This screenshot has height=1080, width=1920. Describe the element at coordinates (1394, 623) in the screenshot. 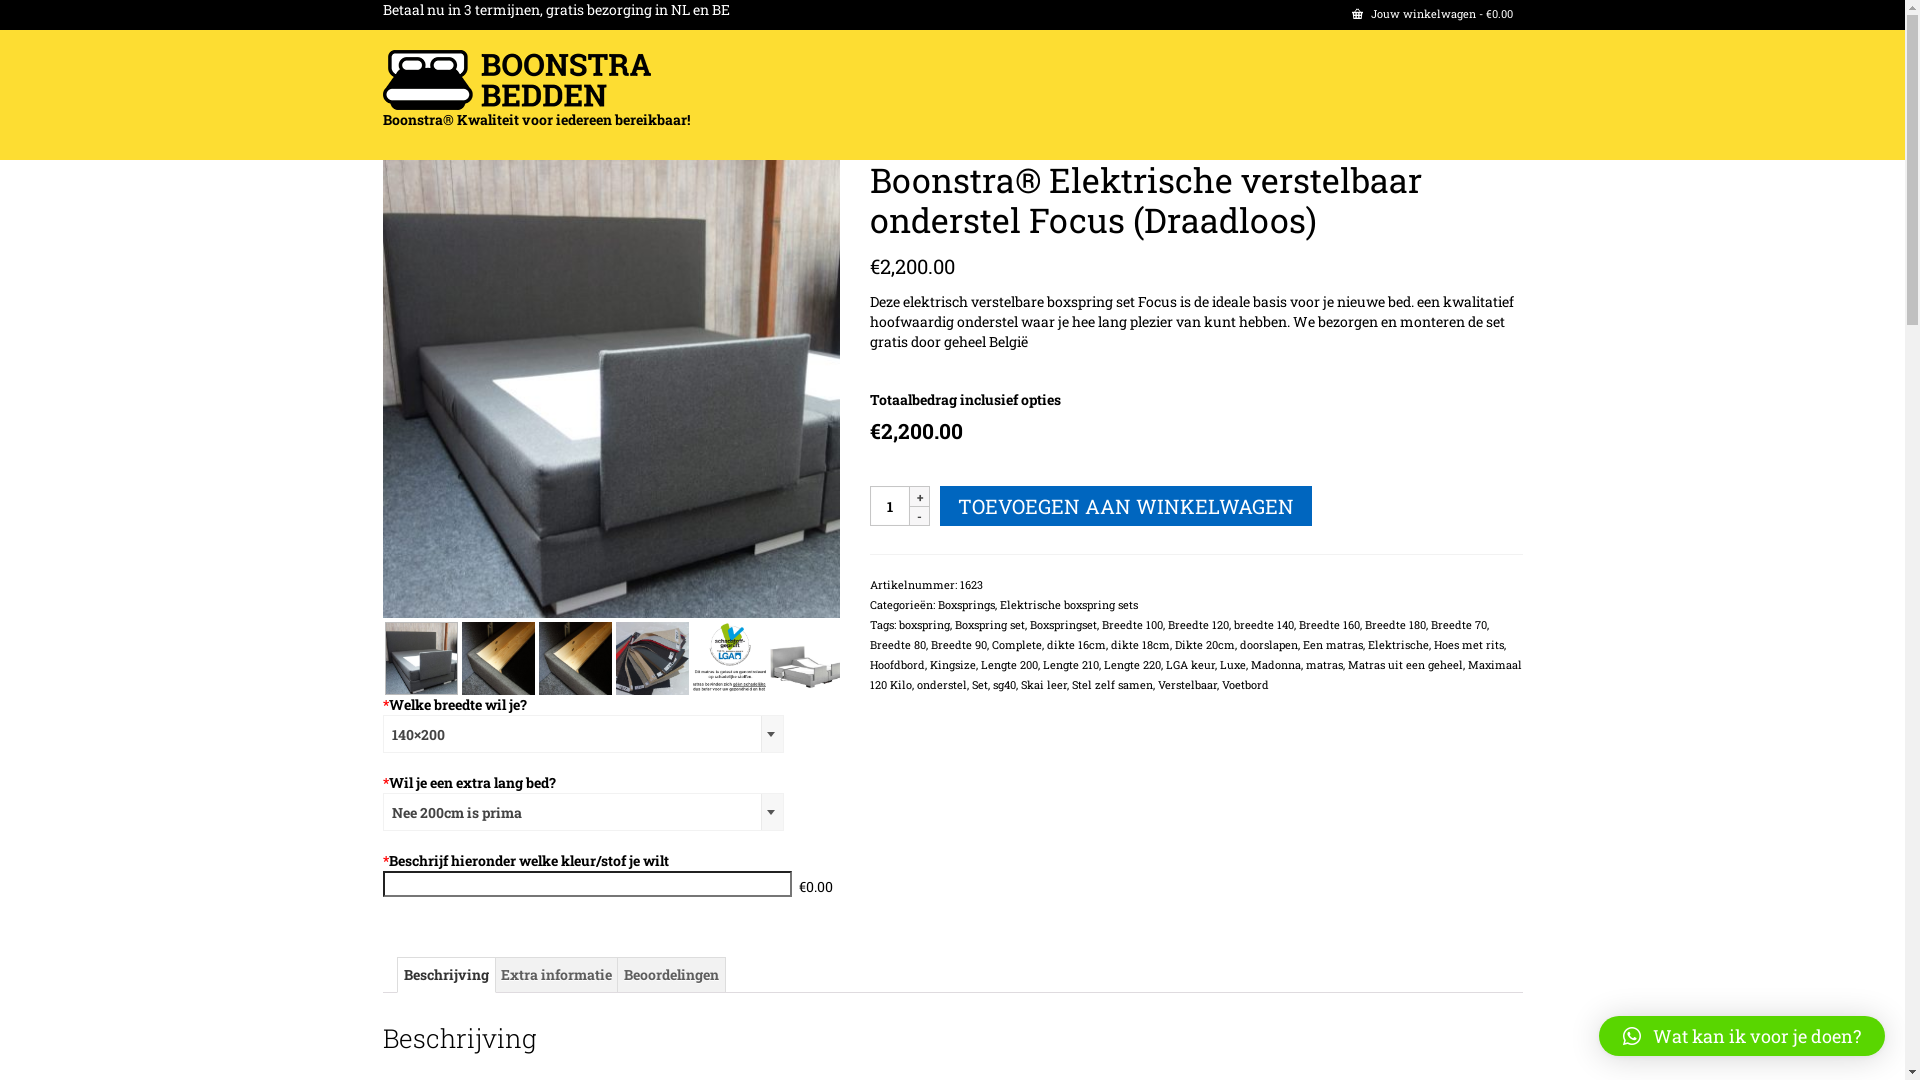

I see `'Breedte 180'` at that location.